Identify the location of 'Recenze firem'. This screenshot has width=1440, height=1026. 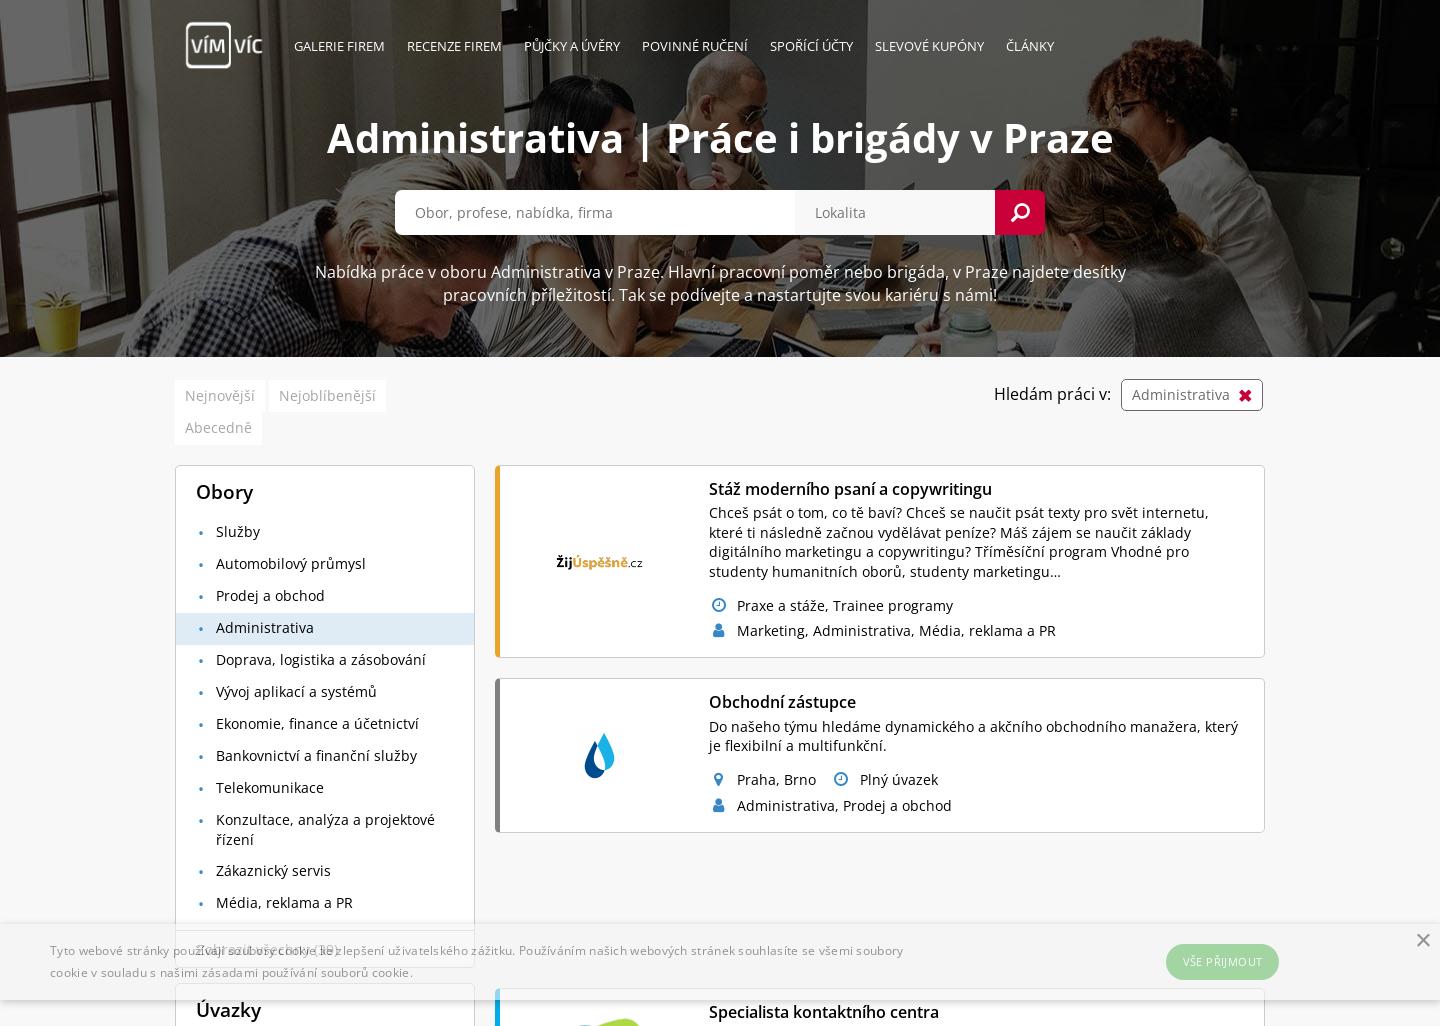
(454, 45).